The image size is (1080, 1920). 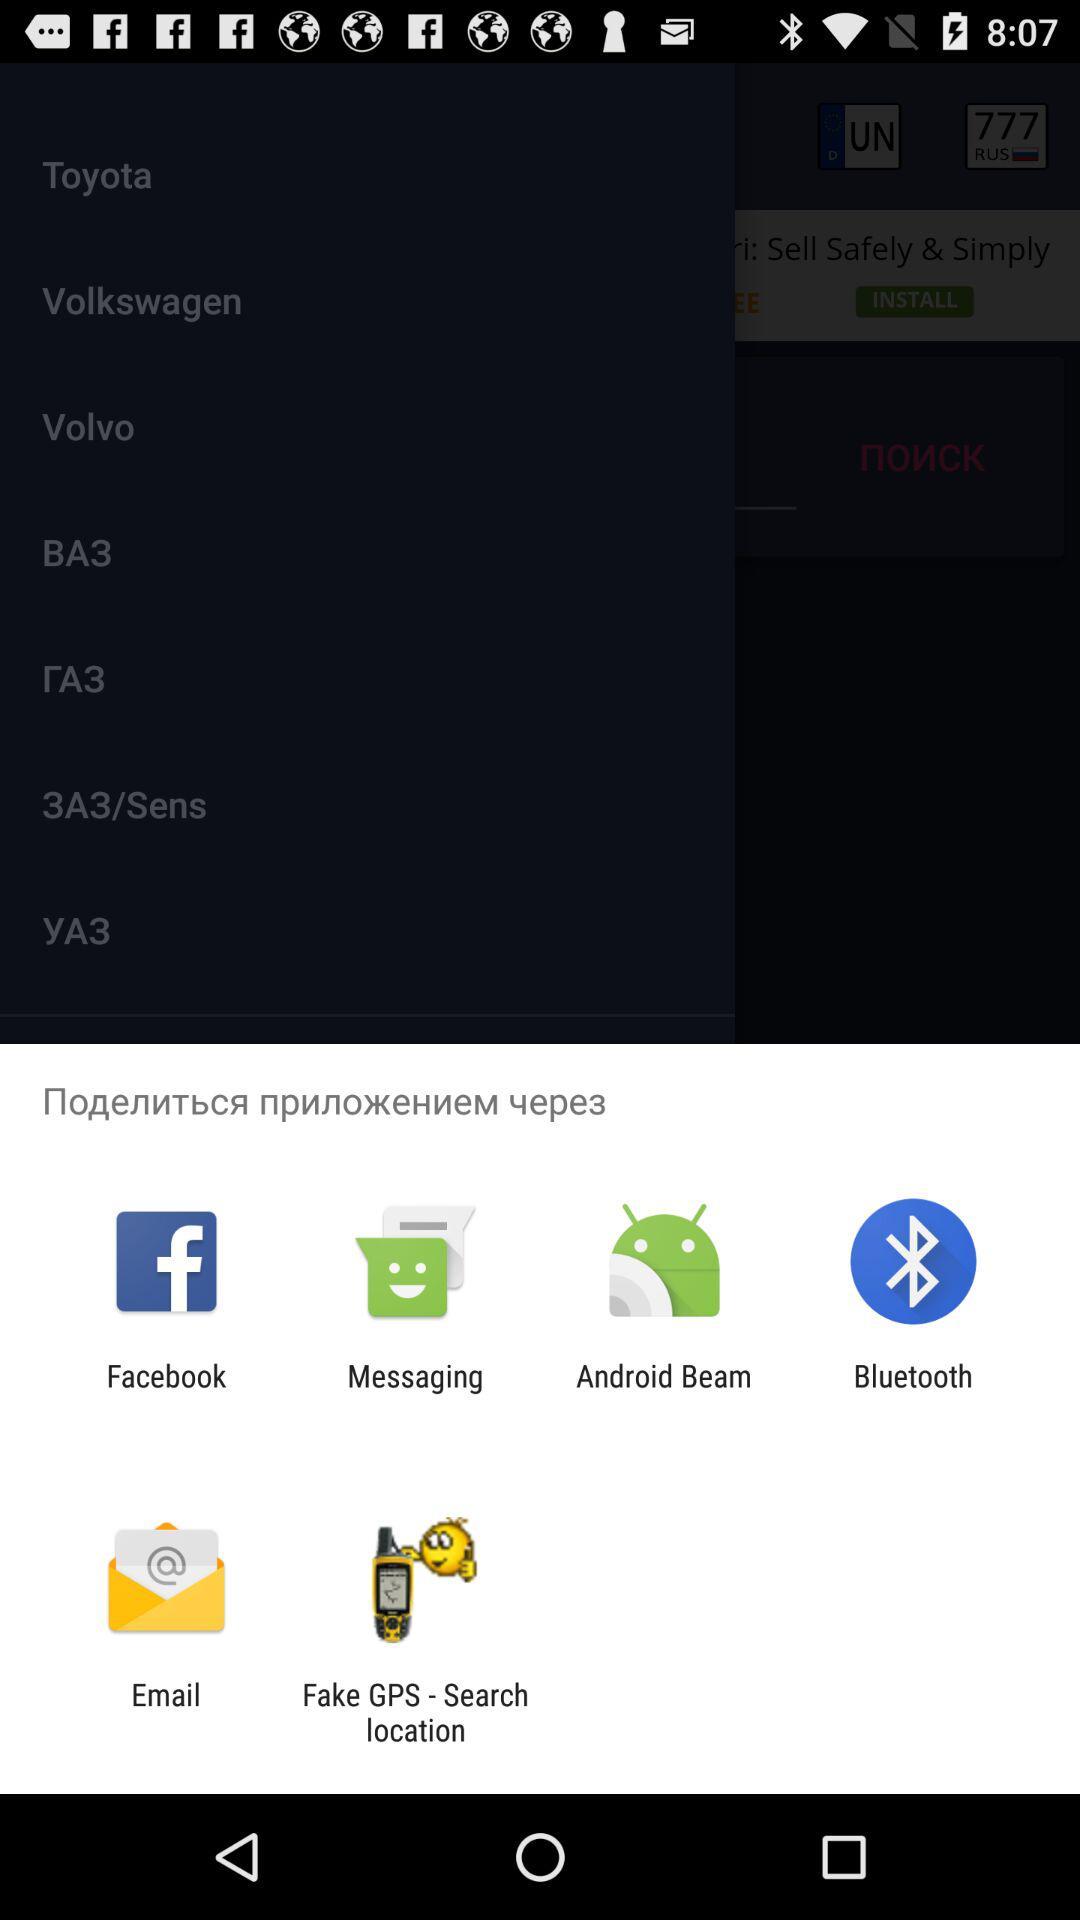 I want to click on the app next to email app, so click(x=414, y=1711).